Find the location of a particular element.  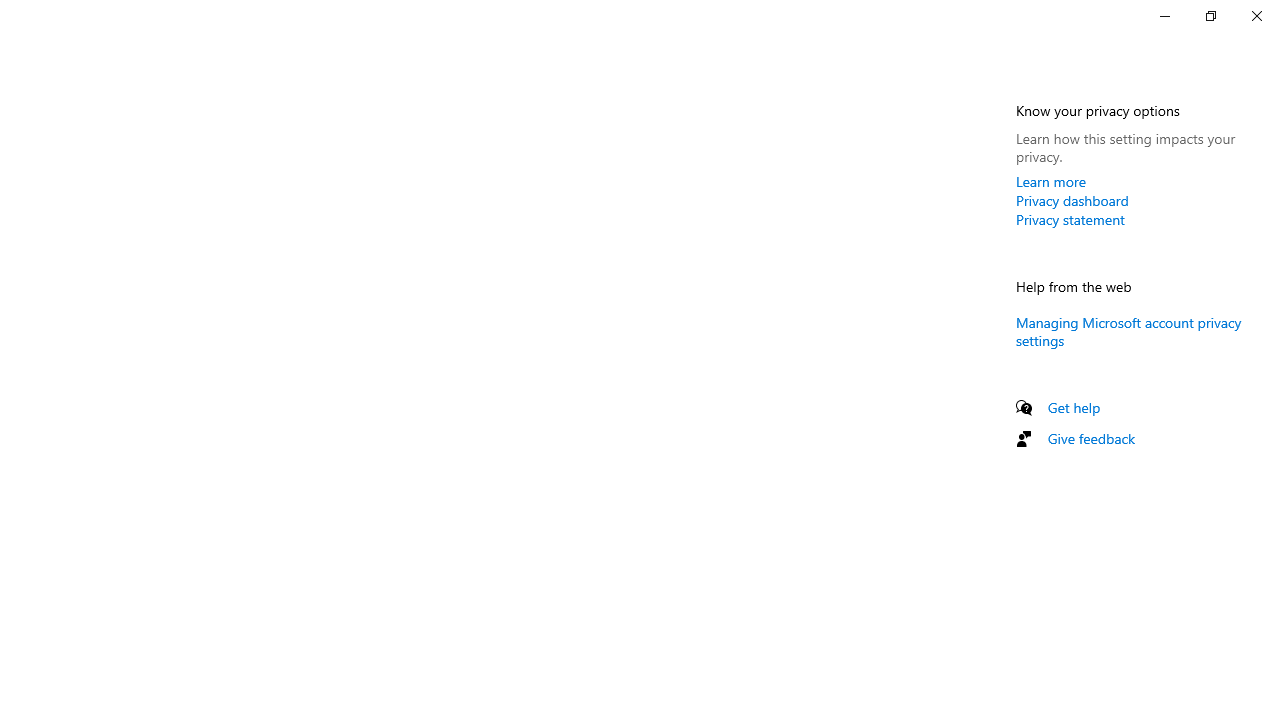

'Restore Settings' is located at coordinates (1209, 15).